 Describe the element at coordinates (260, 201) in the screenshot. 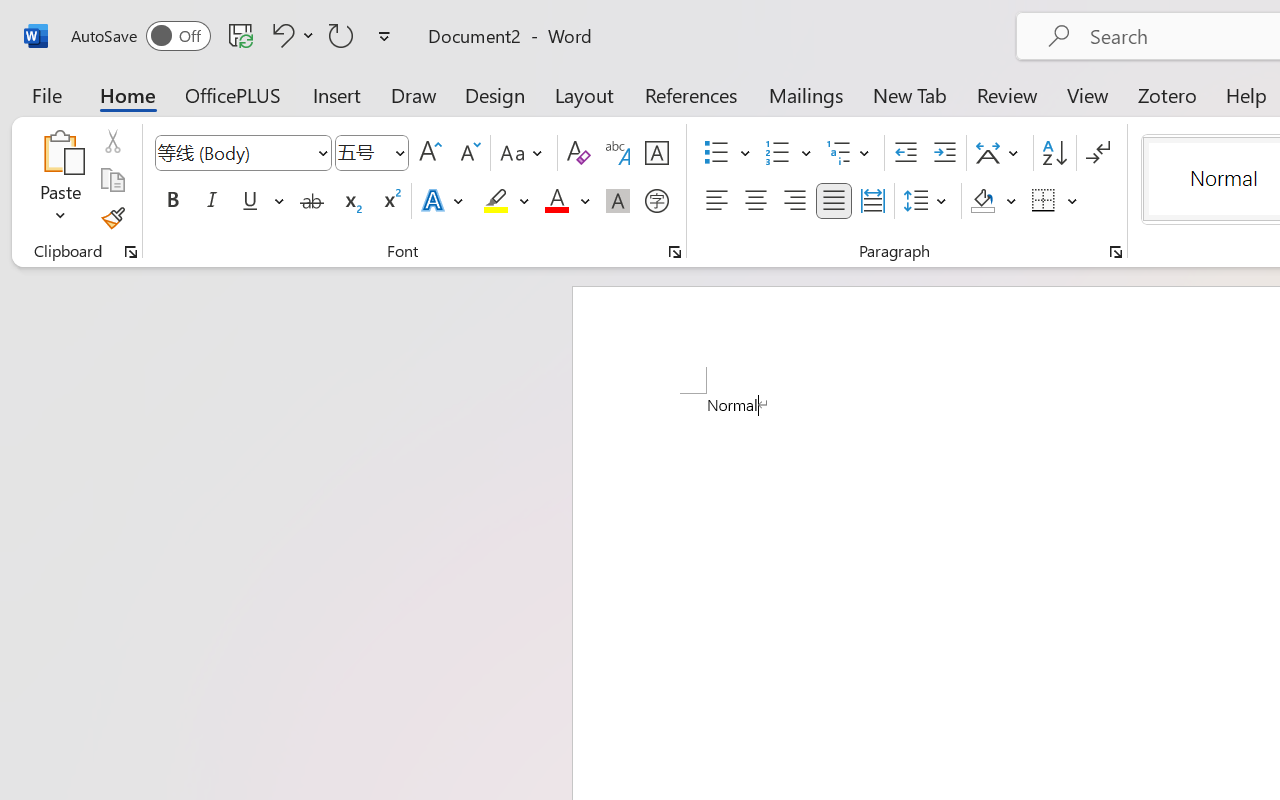

I see `'Underline'` at that location.